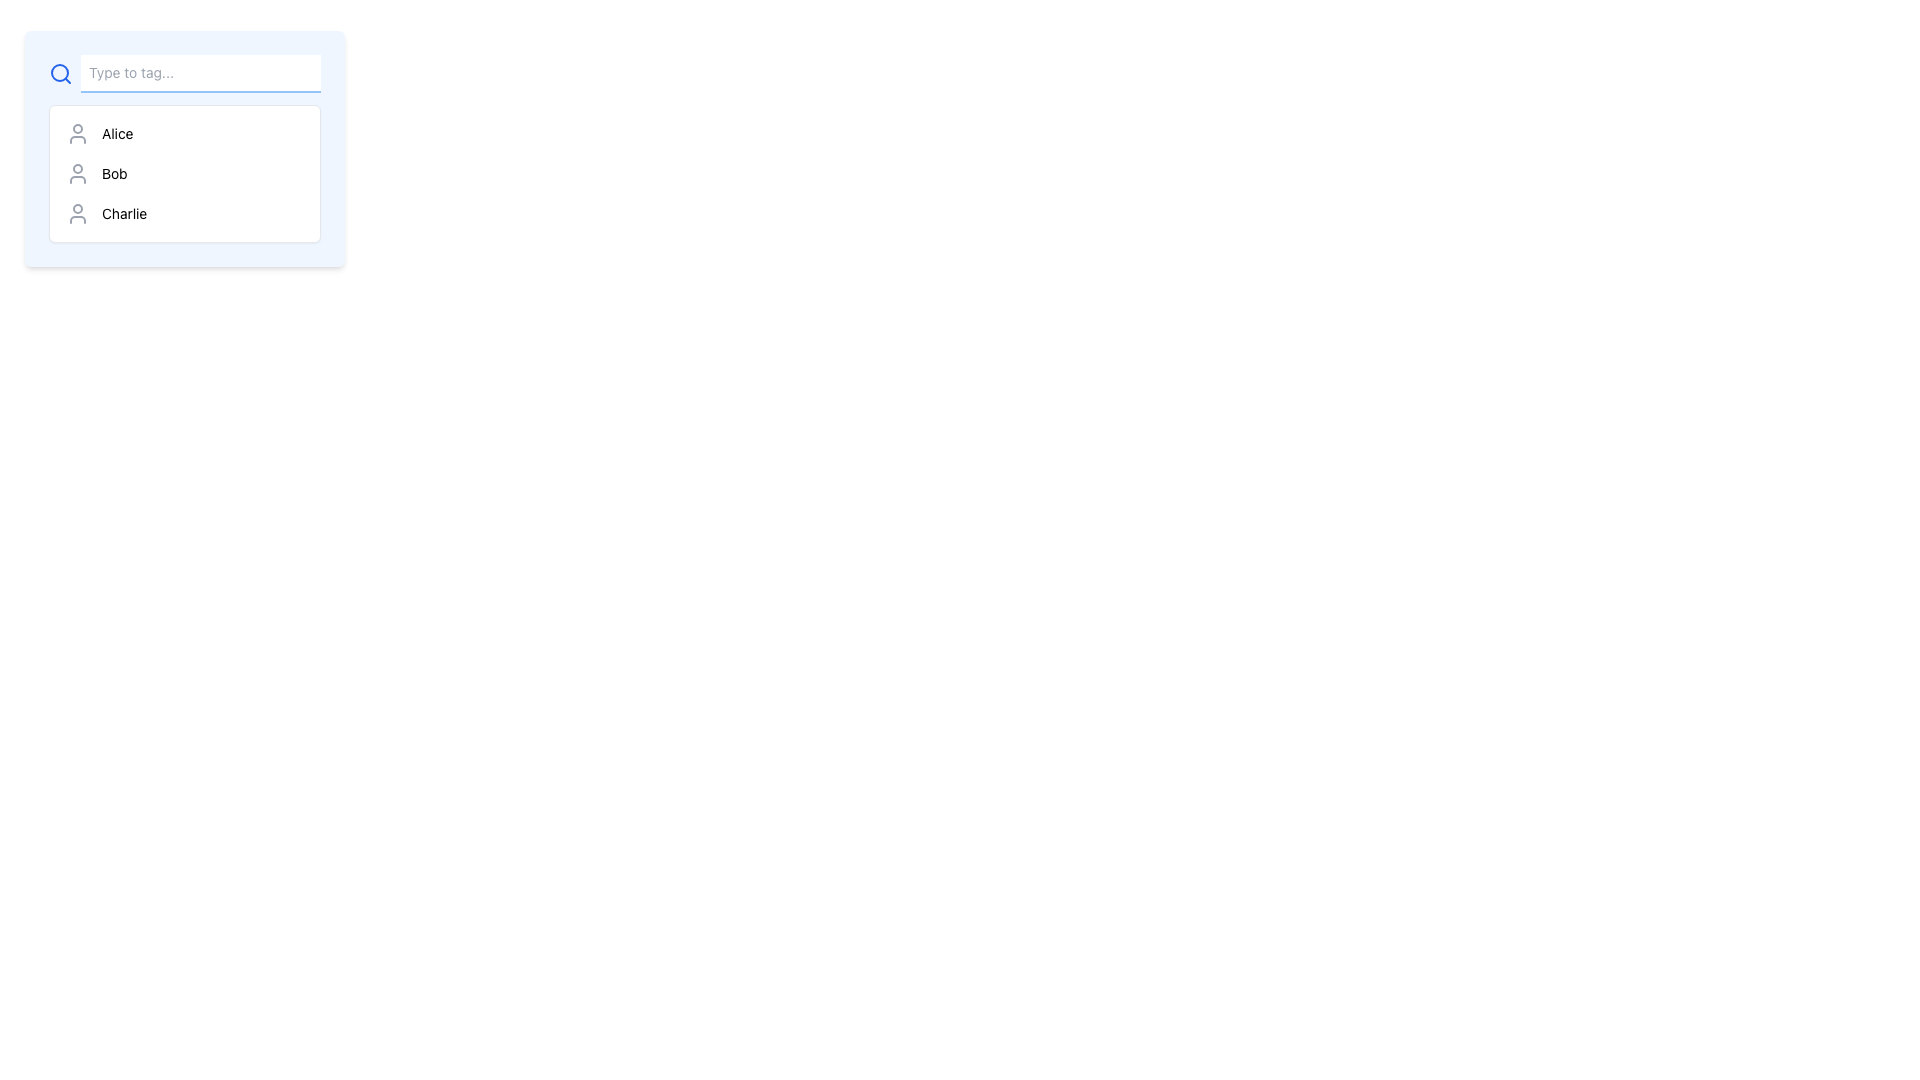  What do you see at coordinates (185, 72) in the screenshot?
I see `the search input component, which consists of a blue magnifying glass icon and an input field with the placeholder 'Type` at bounding box center [185, 72].